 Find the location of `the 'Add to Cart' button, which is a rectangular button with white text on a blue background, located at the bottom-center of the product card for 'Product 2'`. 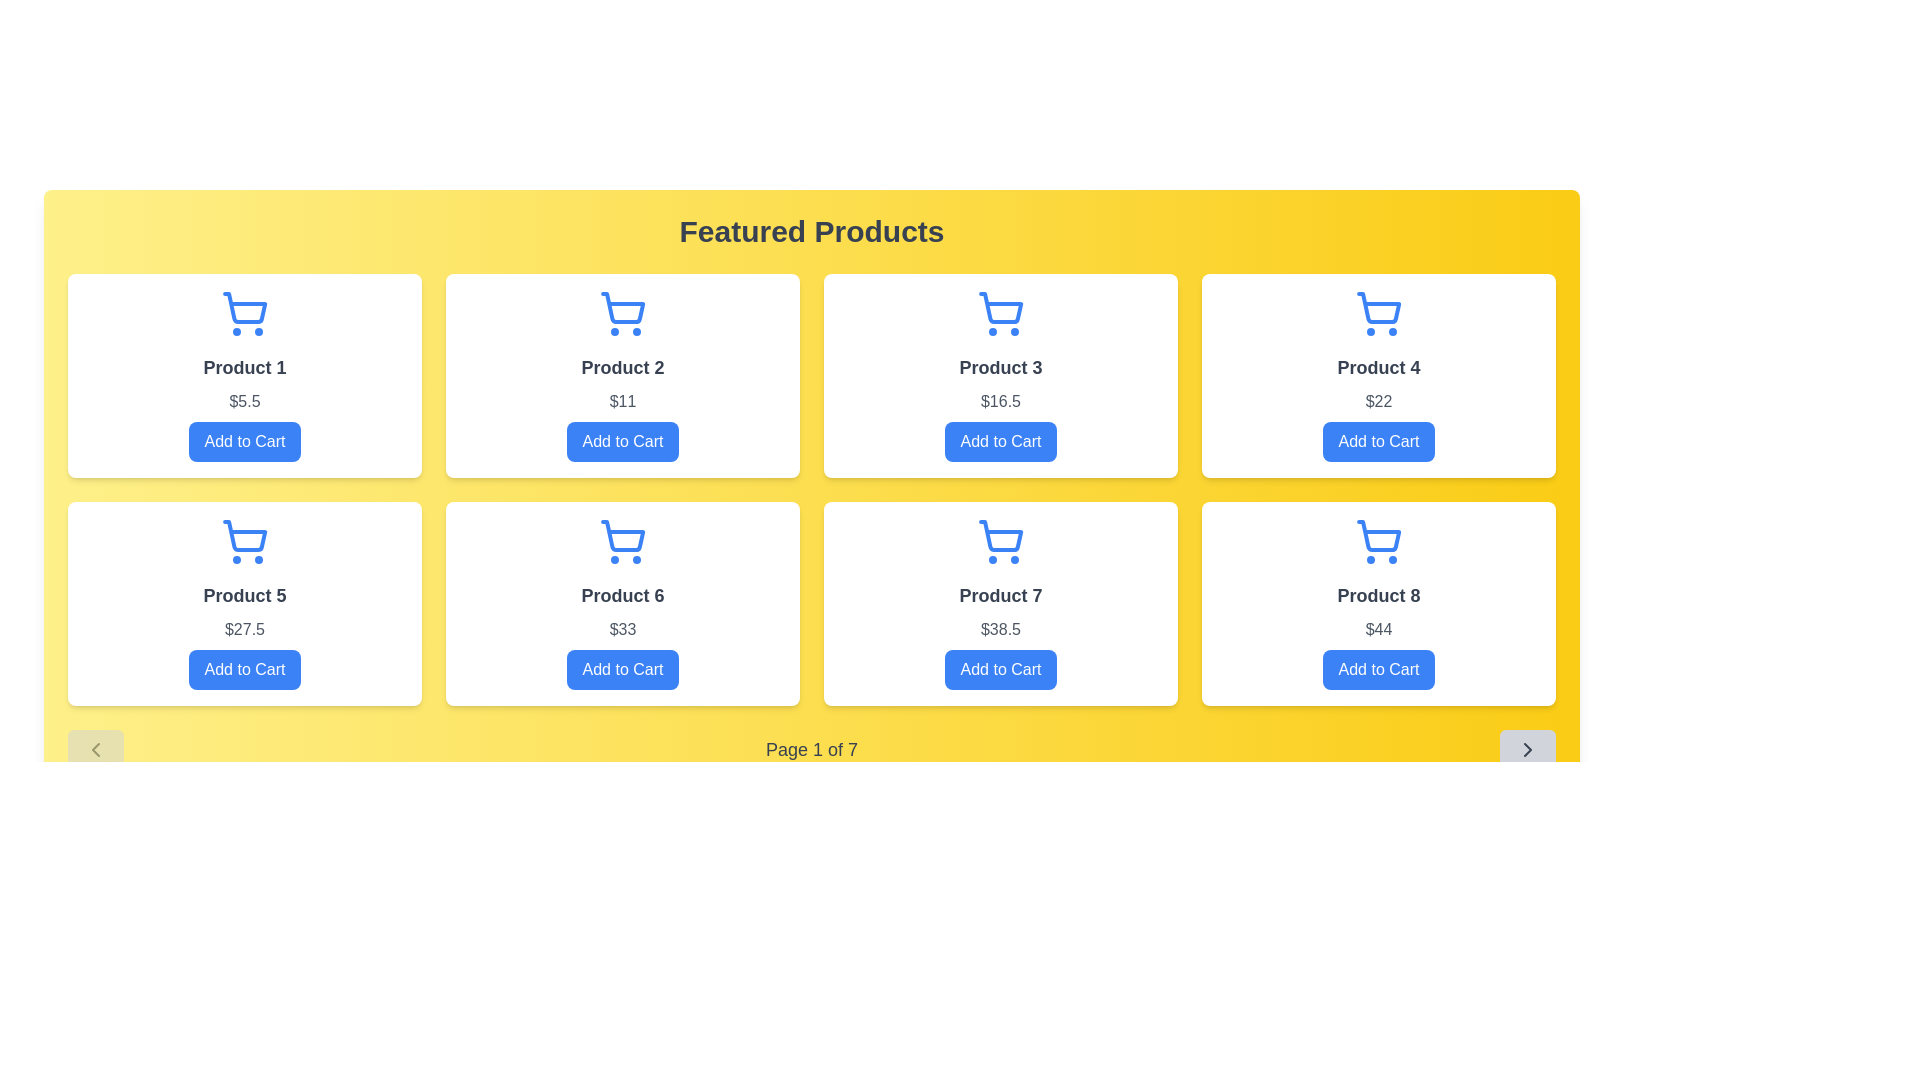

the 'Add to Cart' button, which is a rectangular button with white text on a blue background, located at the bottom-center of the product card for 'Product 2' is located at coordinates (622, 441).